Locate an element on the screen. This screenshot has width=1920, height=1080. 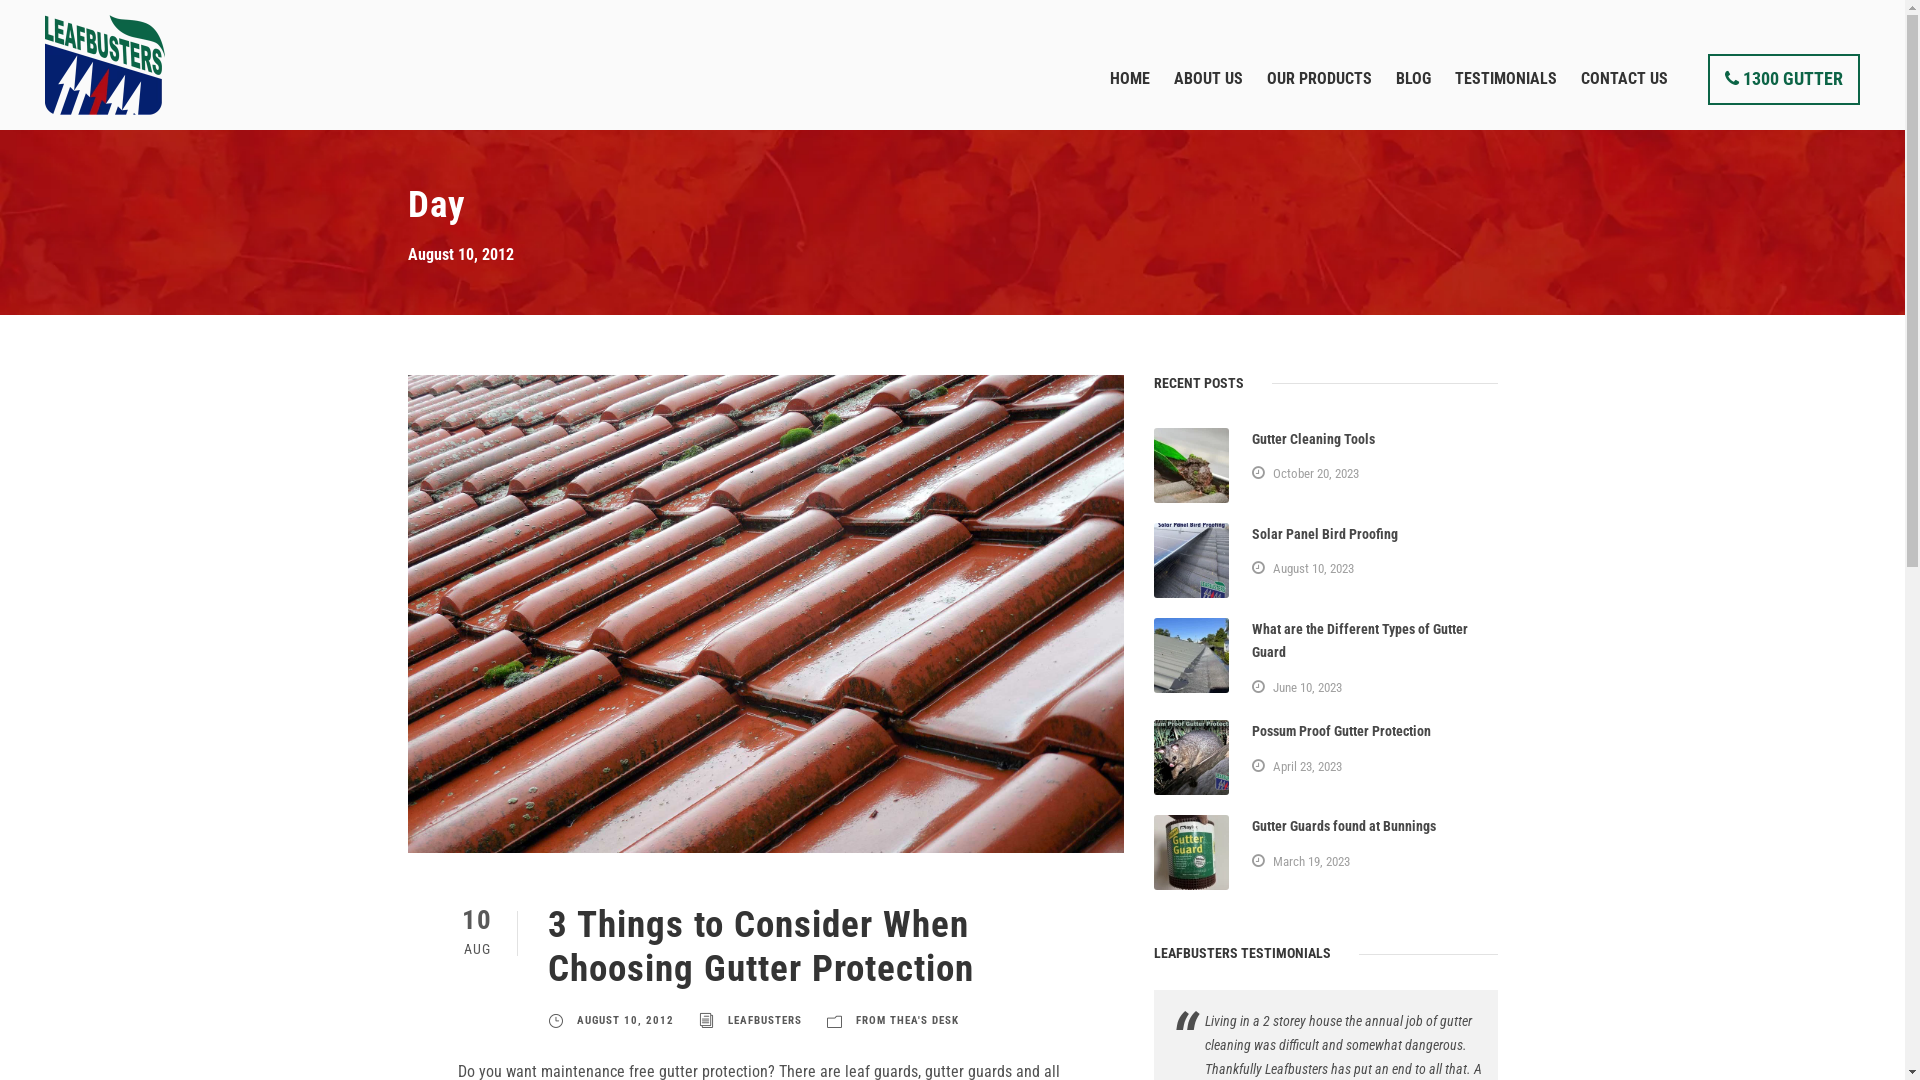
'3 Things to Consider When Choosing Gutter Protection' is located at coordinates (760, 945).